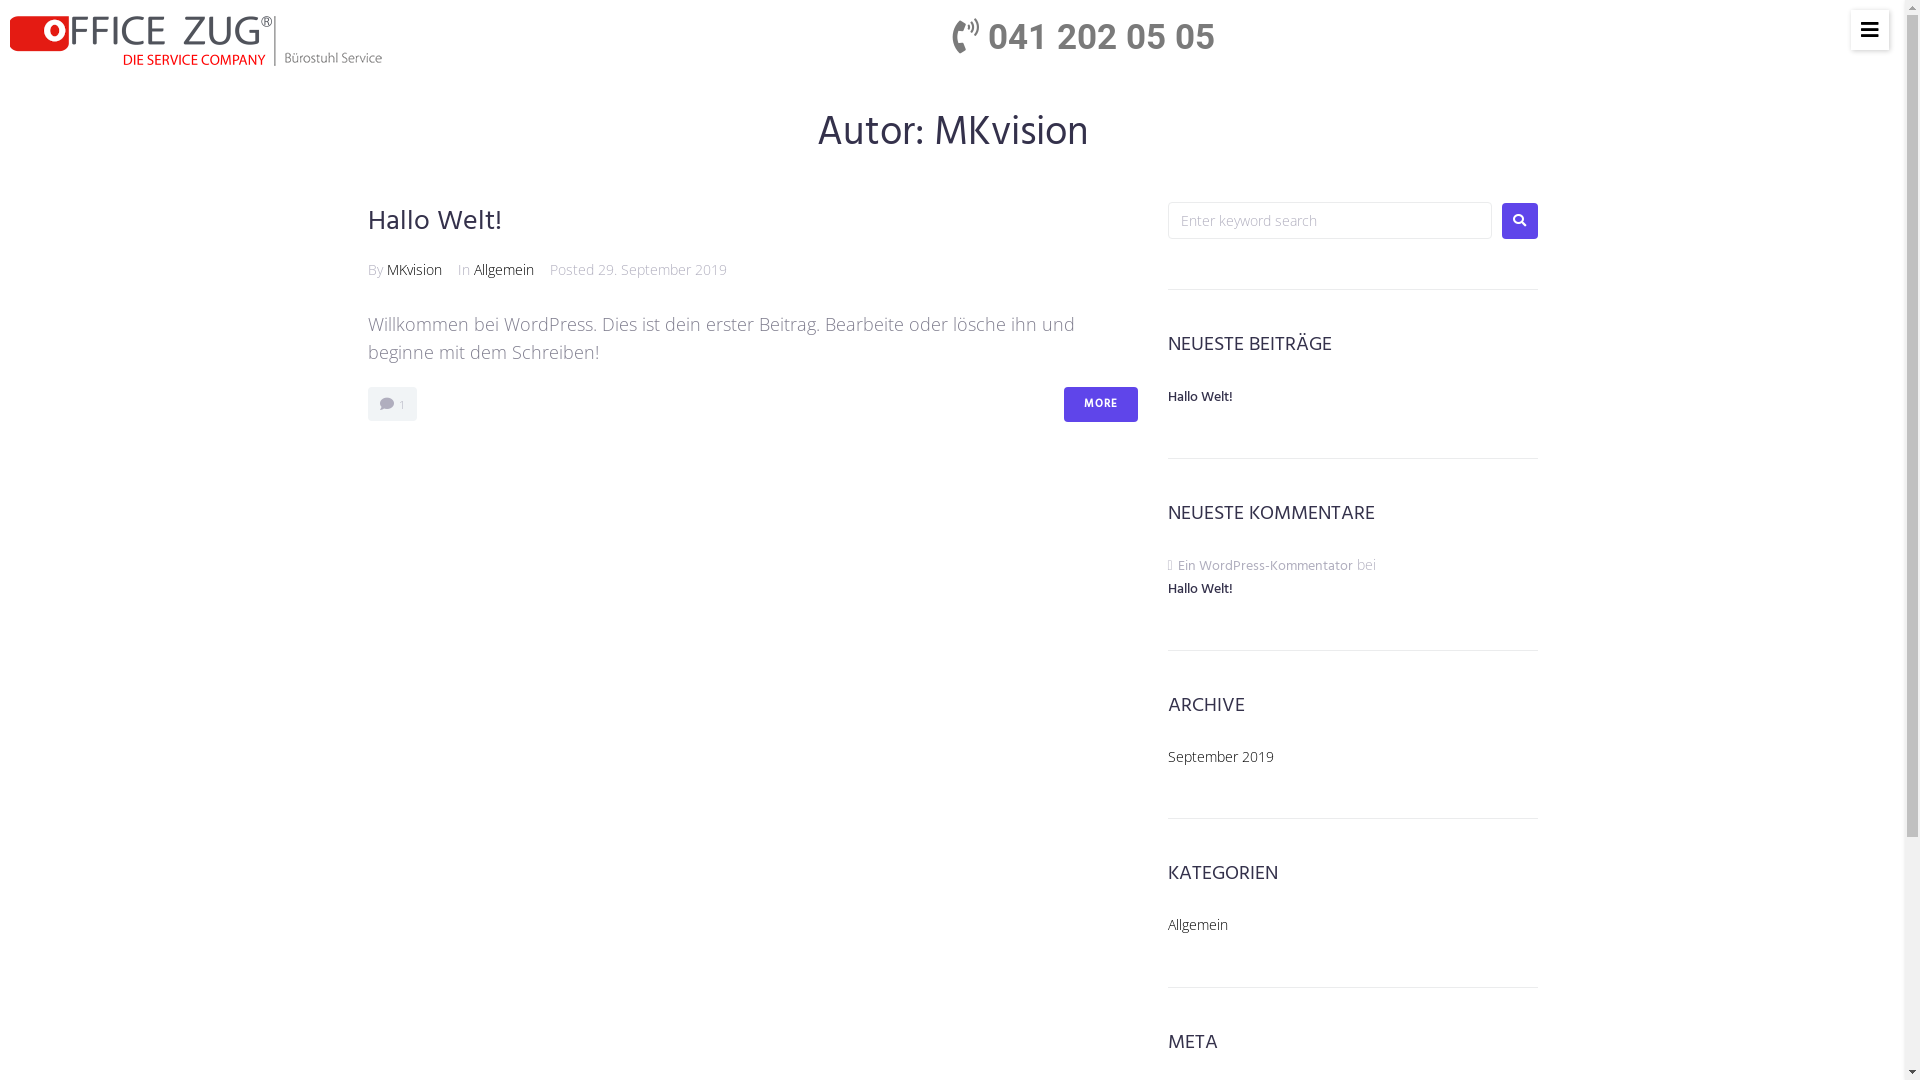 This screenshot has width=1920, height=1080. Describe the element at coordinates (1353, 600) in the screenshot. I see `'Hallo Welt!'` at that location.